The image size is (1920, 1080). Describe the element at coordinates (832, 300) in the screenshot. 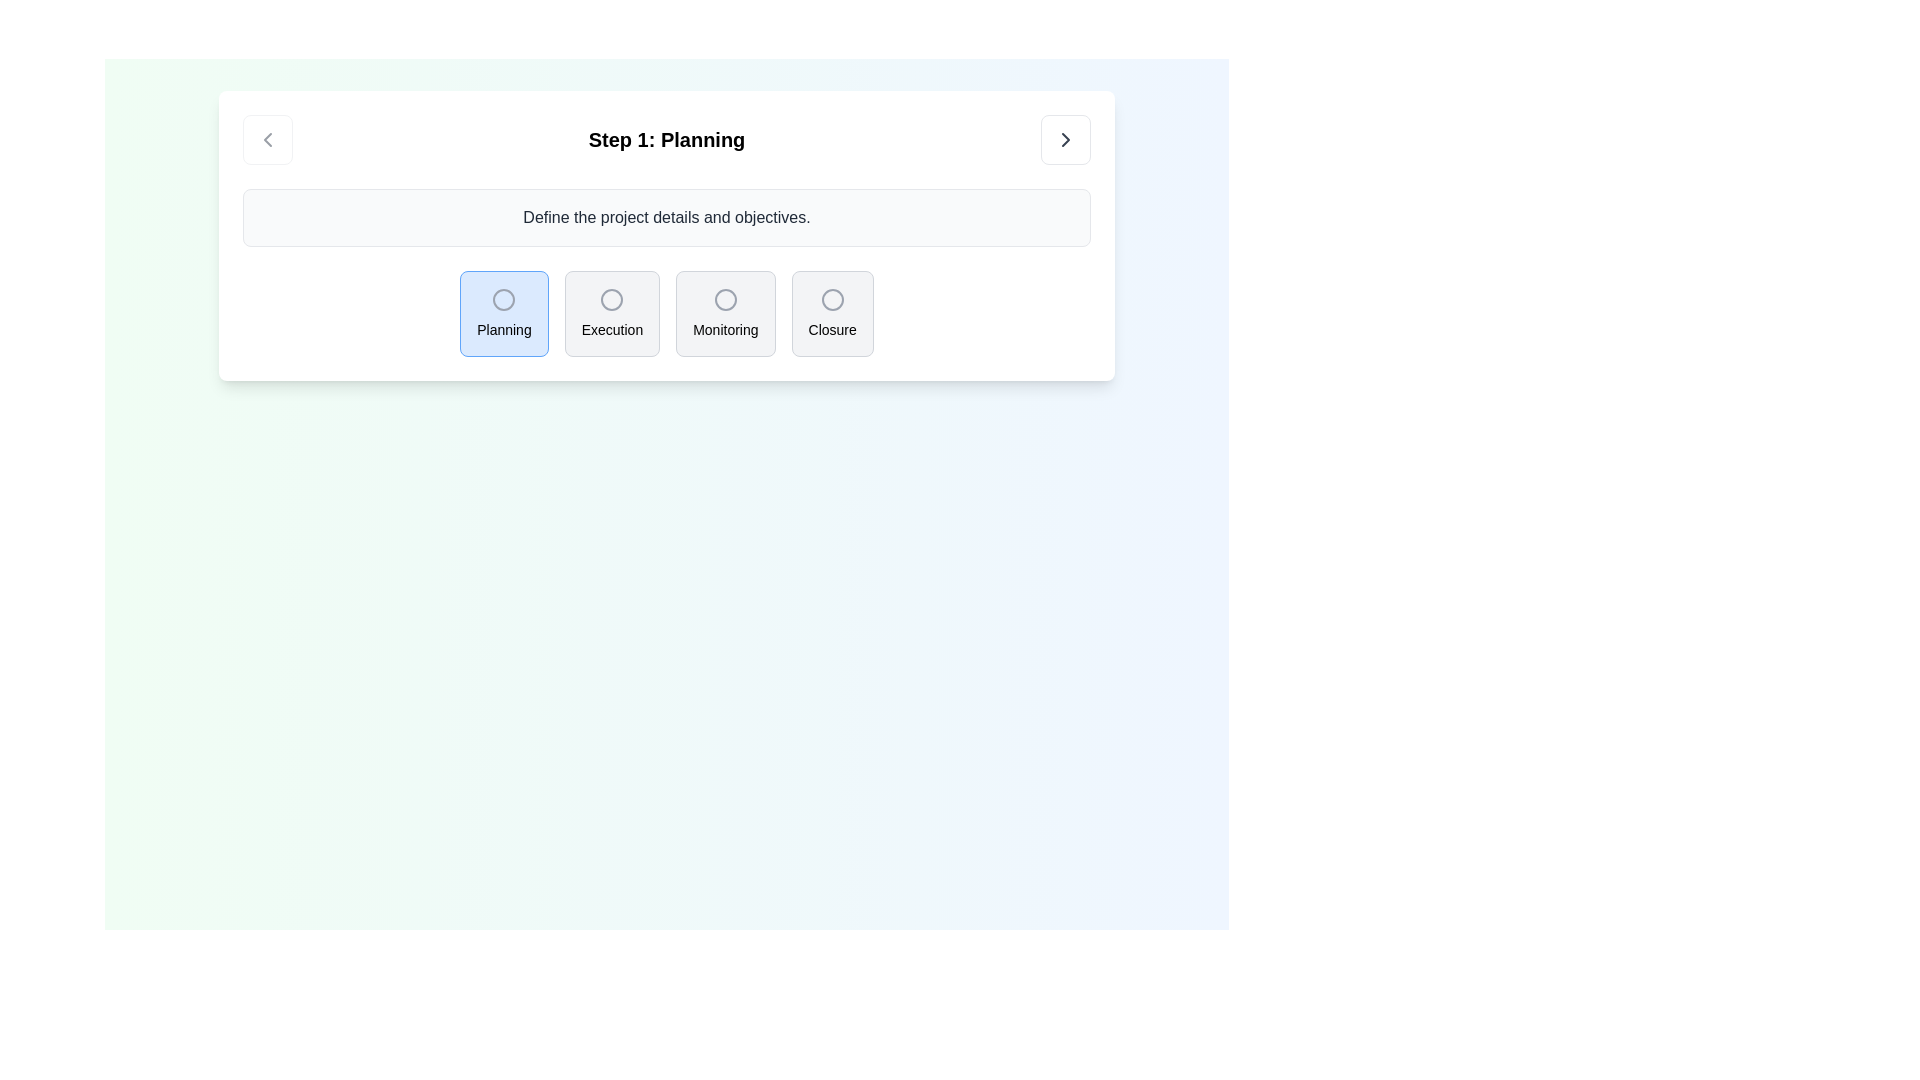

I see `the rightmost radio button labeled 'Closure' located beneath the text 'Step 1: Planning'` at that location.